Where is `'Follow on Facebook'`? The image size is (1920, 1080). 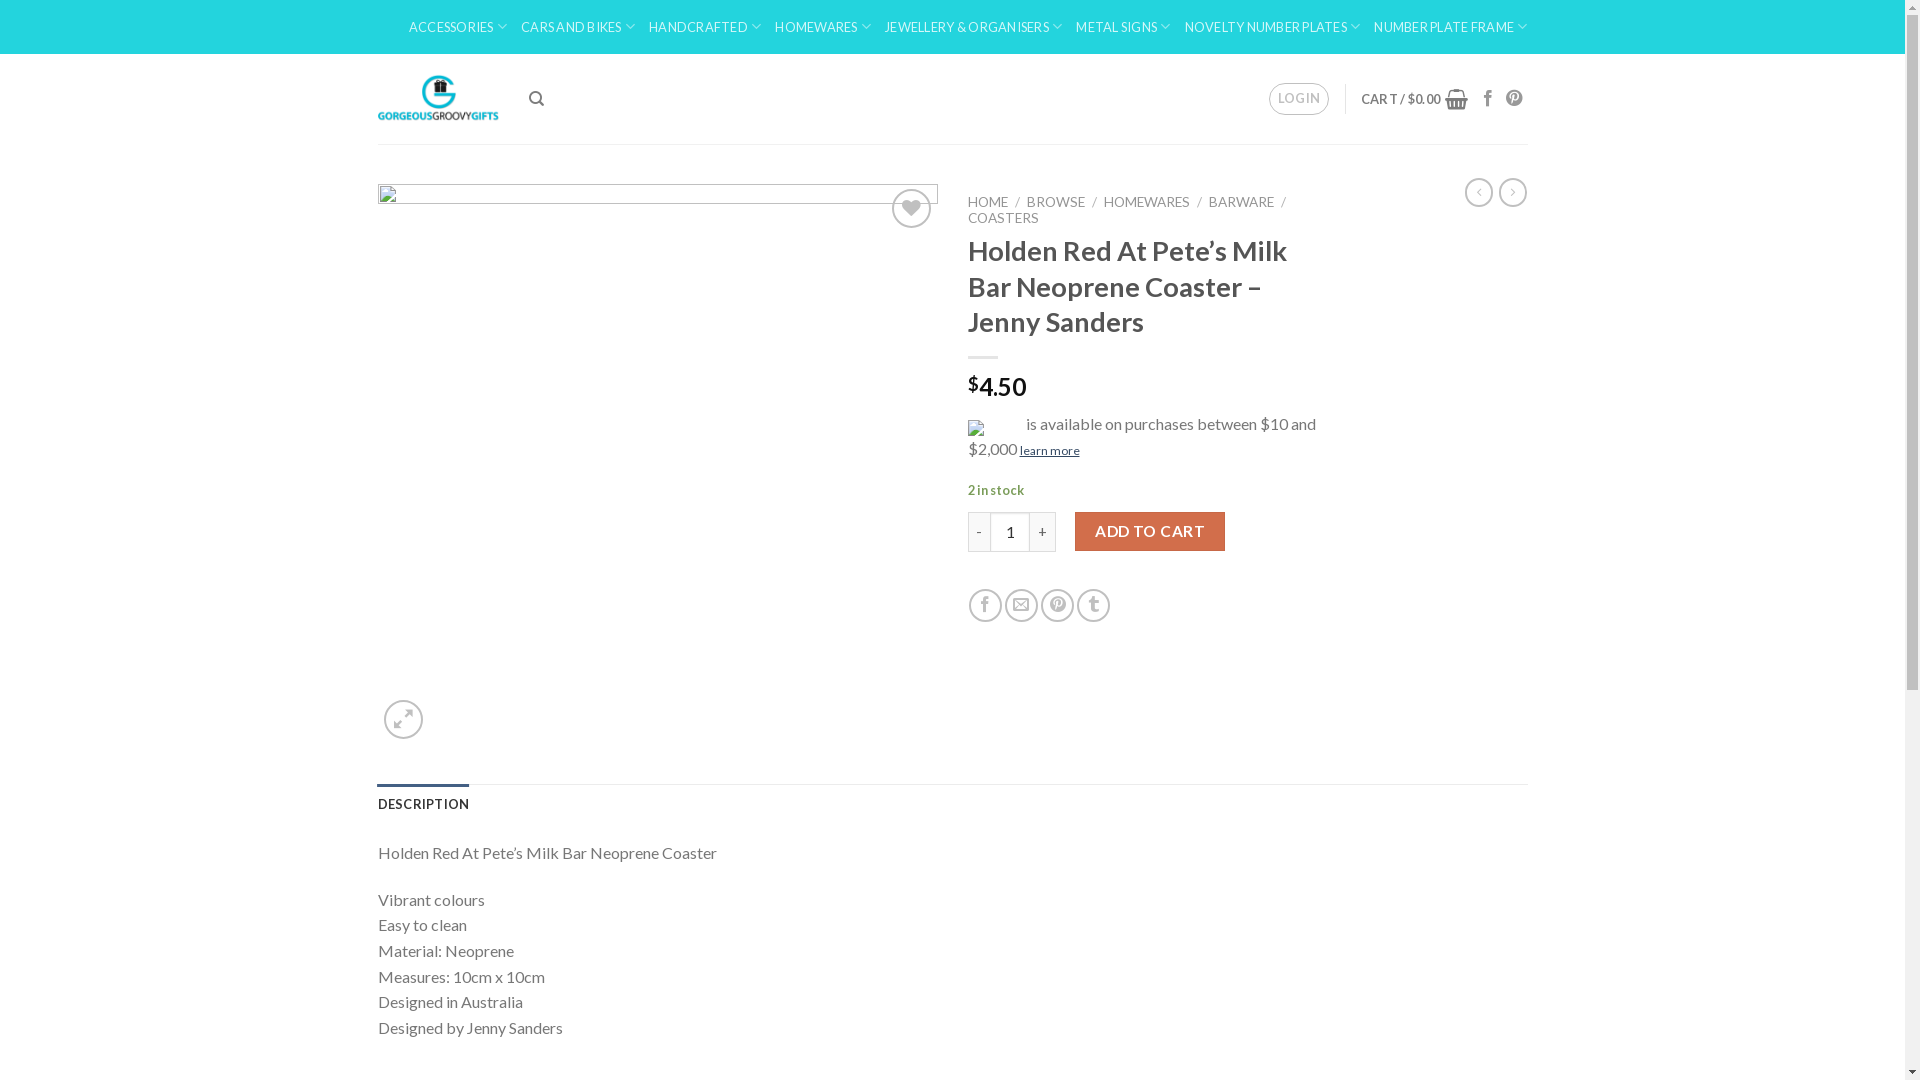
'Follow on Facebook' is located at coordinates (1488, 99).